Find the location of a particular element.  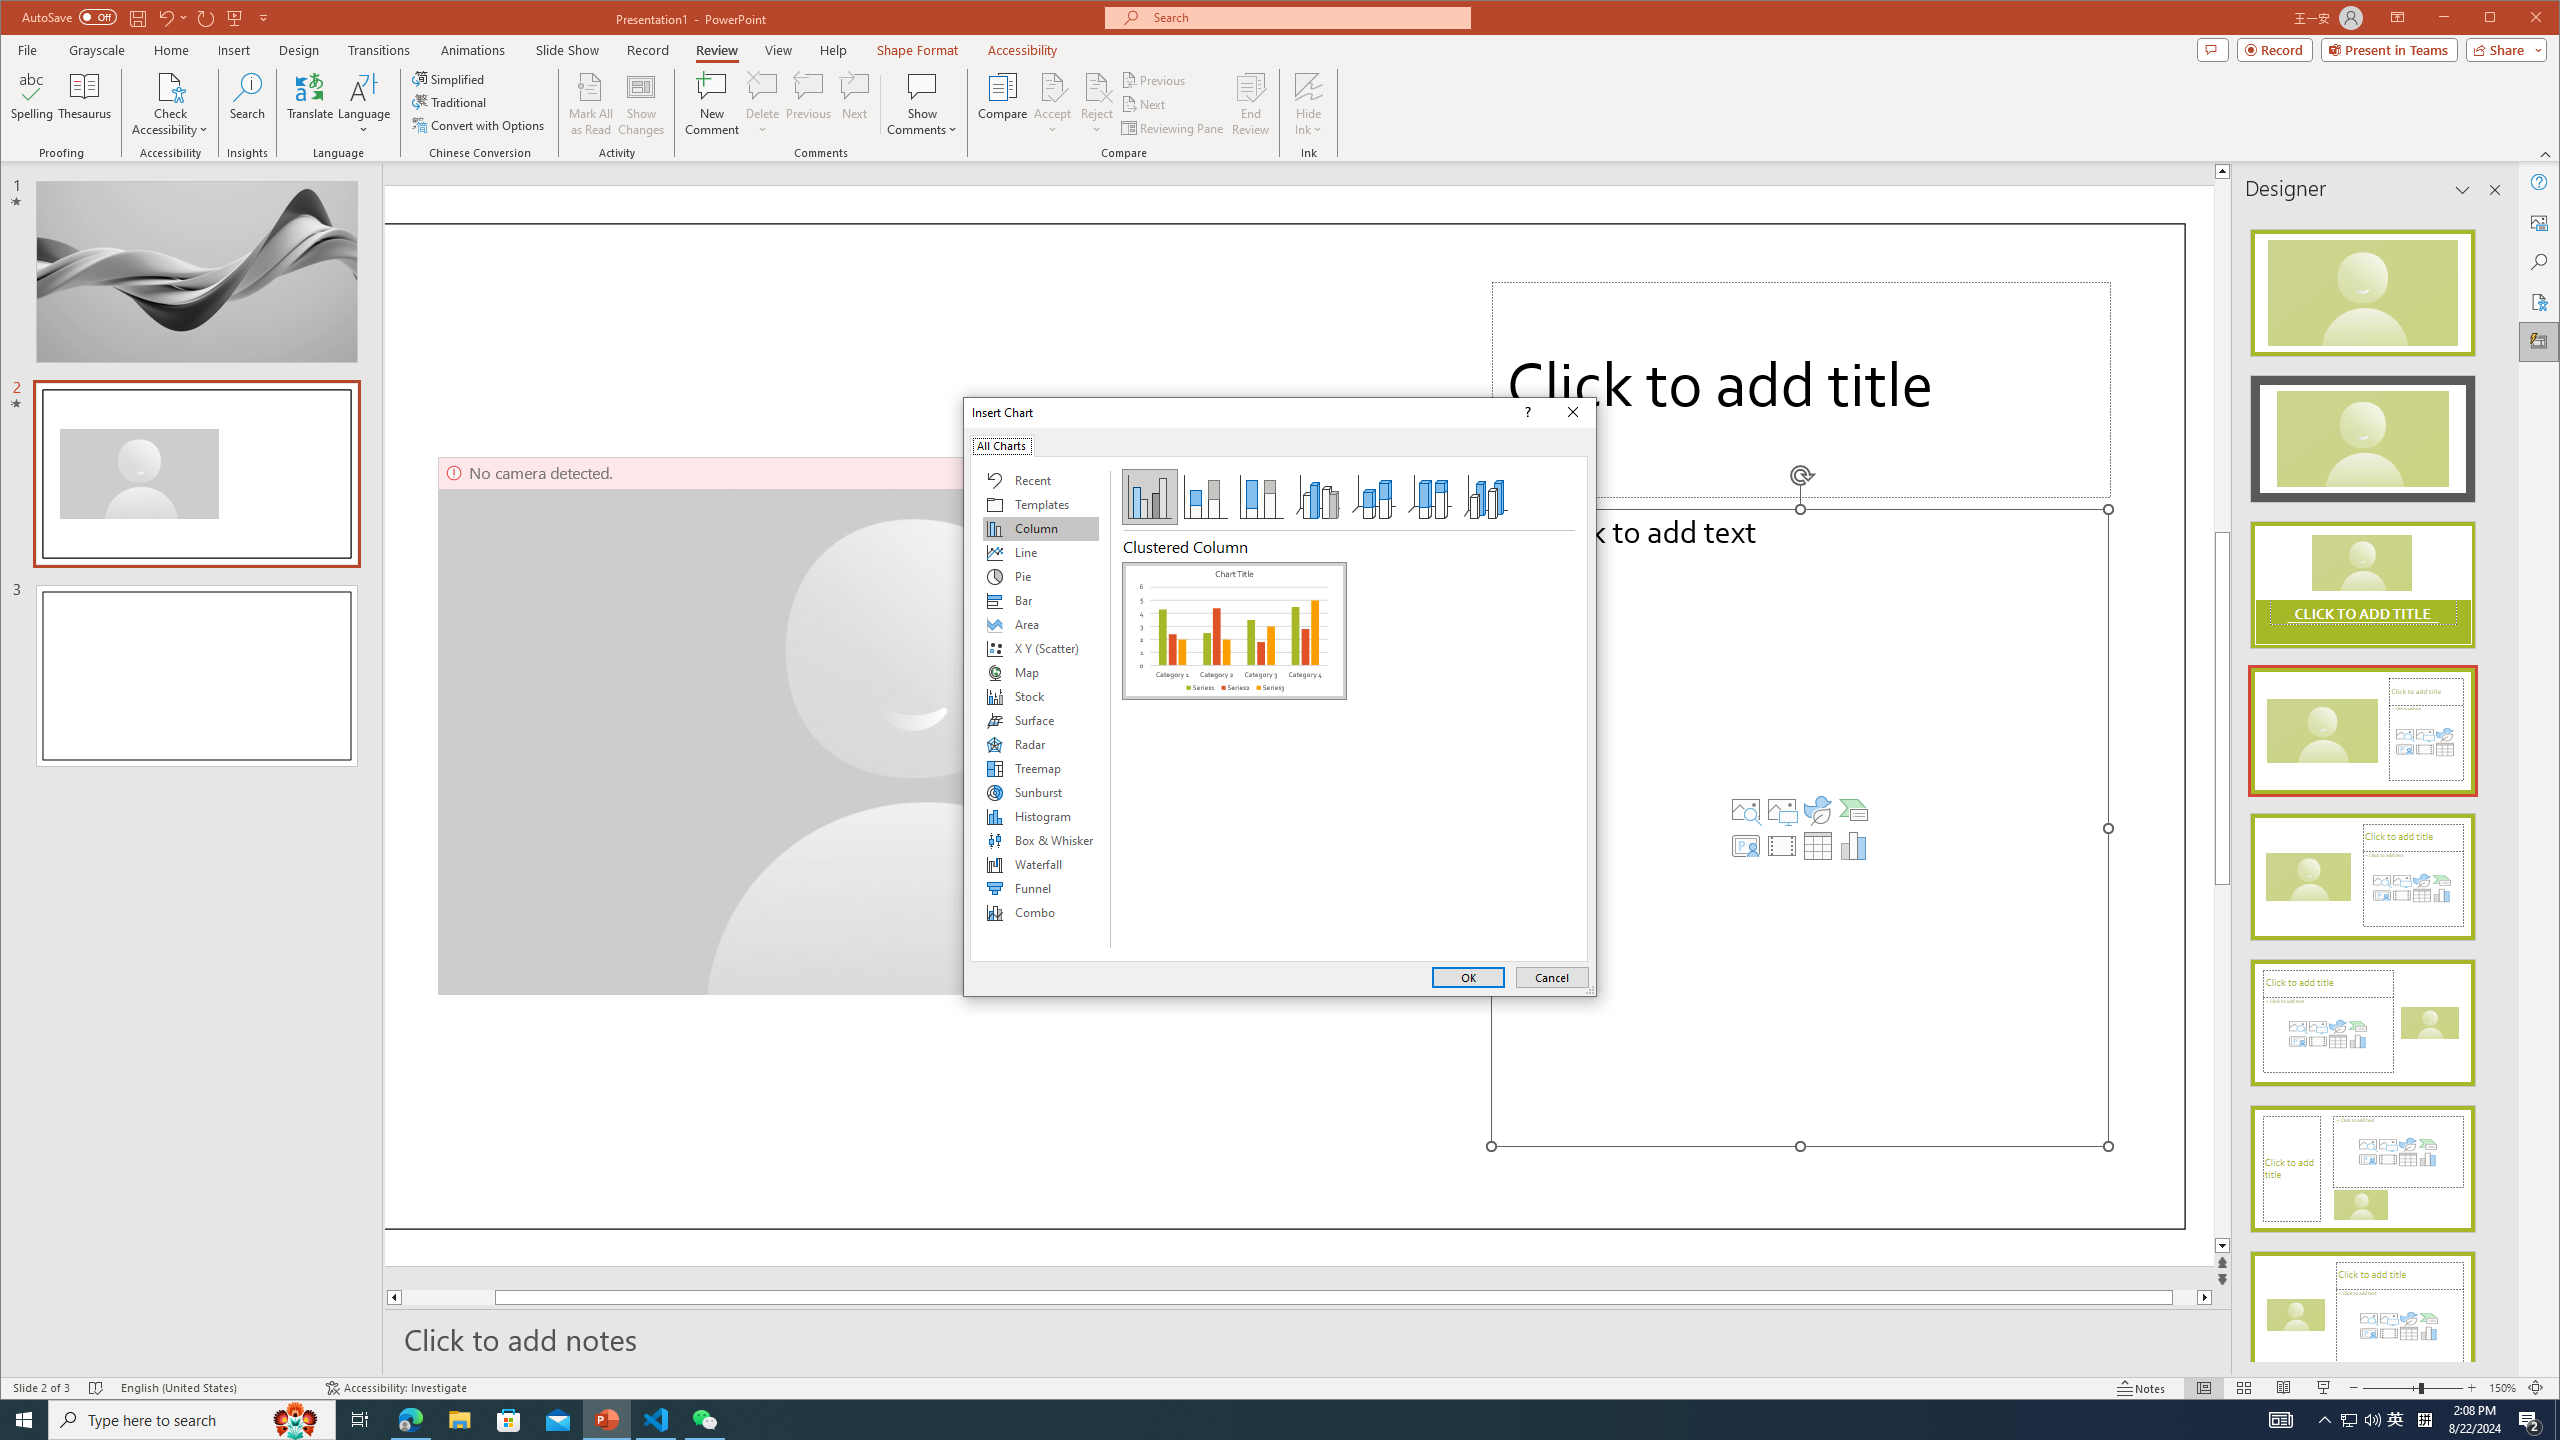

'Waterfall' is located at coordinates (1039, 863).